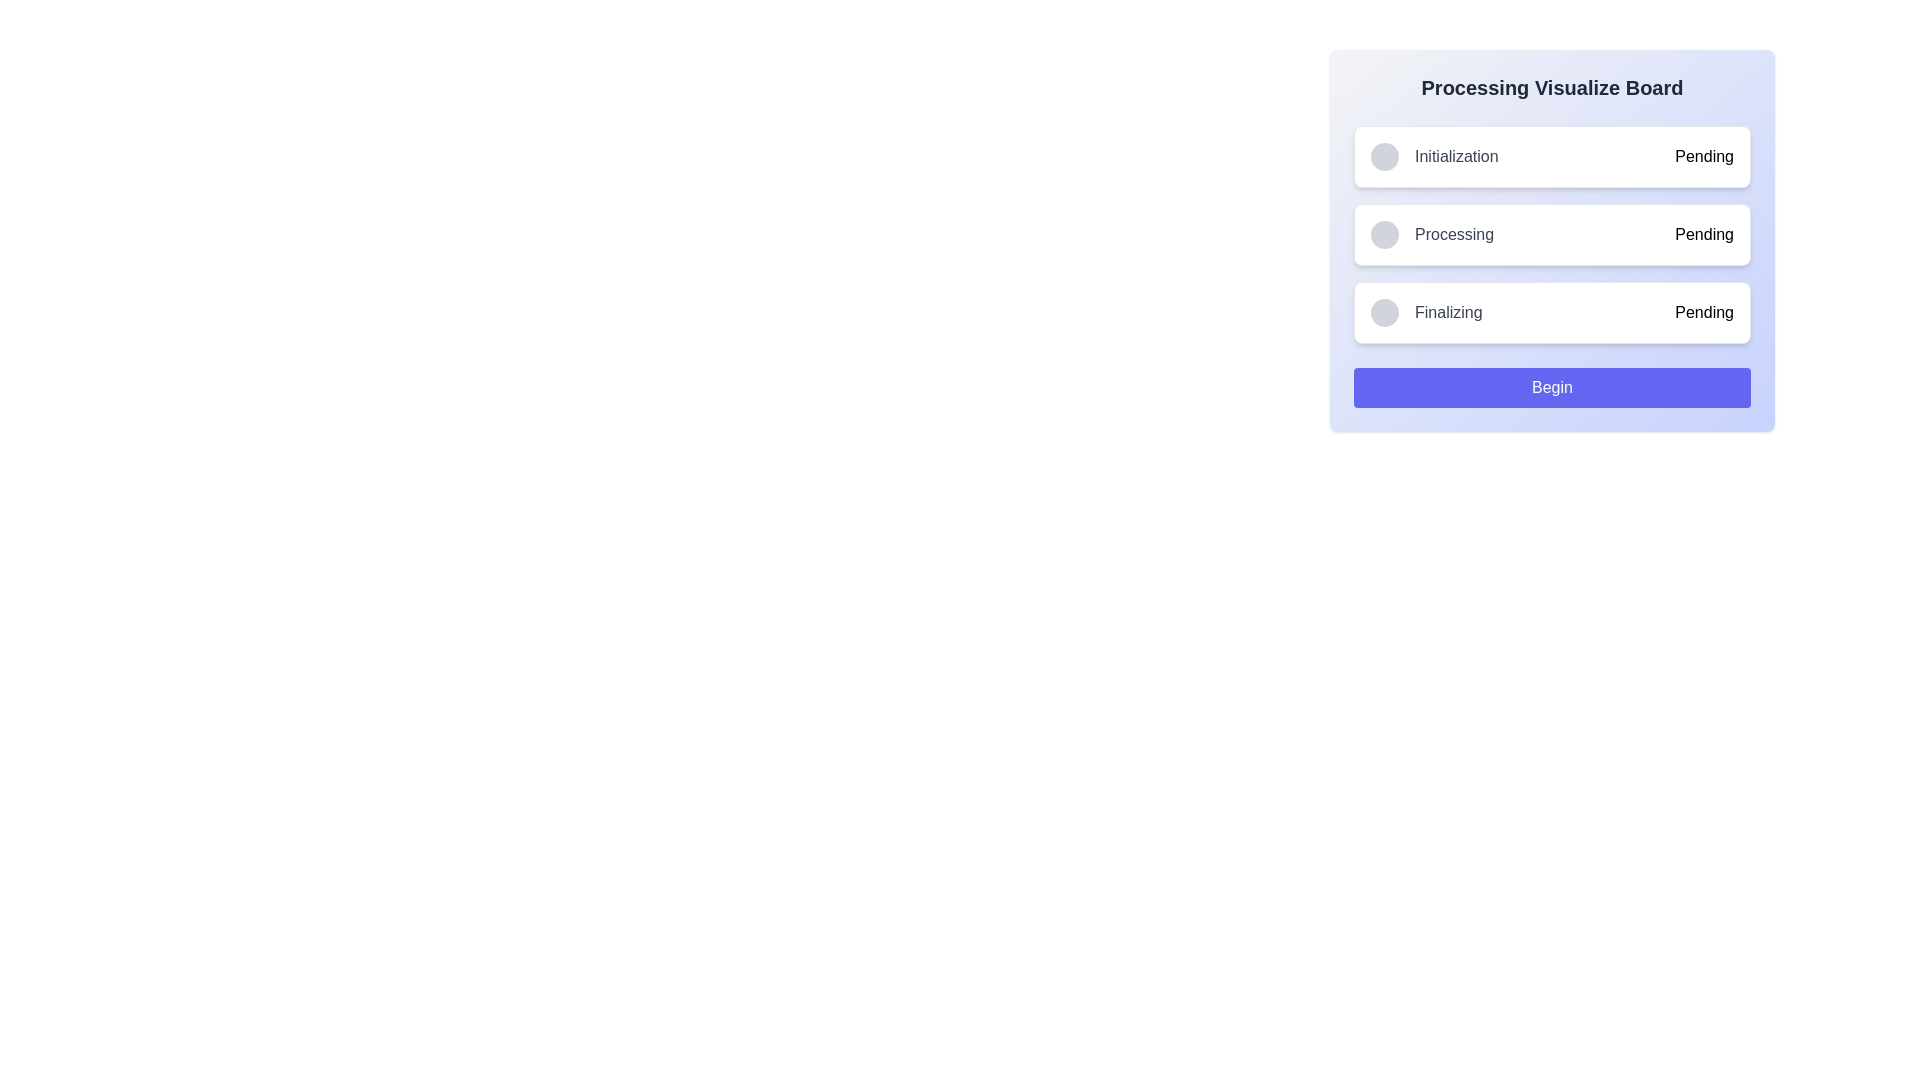  Describe the element at coordinates (1551, 234) in the screenshot. I see `the visual status of the 'Processing' step in the status indicator panel, which is centrally located below the 'Processing Visualize Board' title and above the 'Begin' button` at that location.